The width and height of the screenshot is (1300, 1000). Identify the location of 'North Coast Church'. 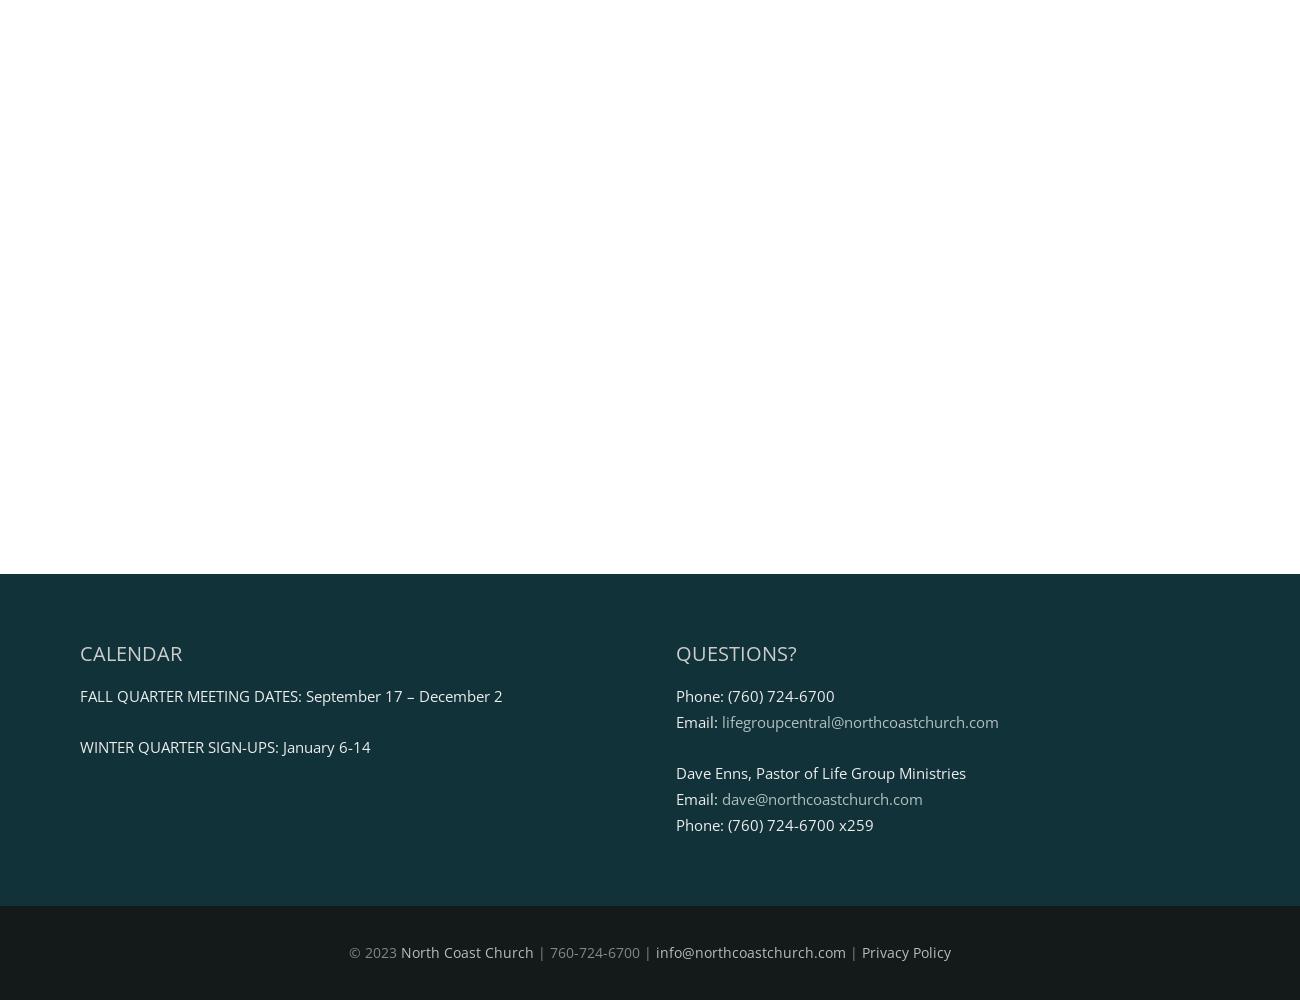
(401, 951).